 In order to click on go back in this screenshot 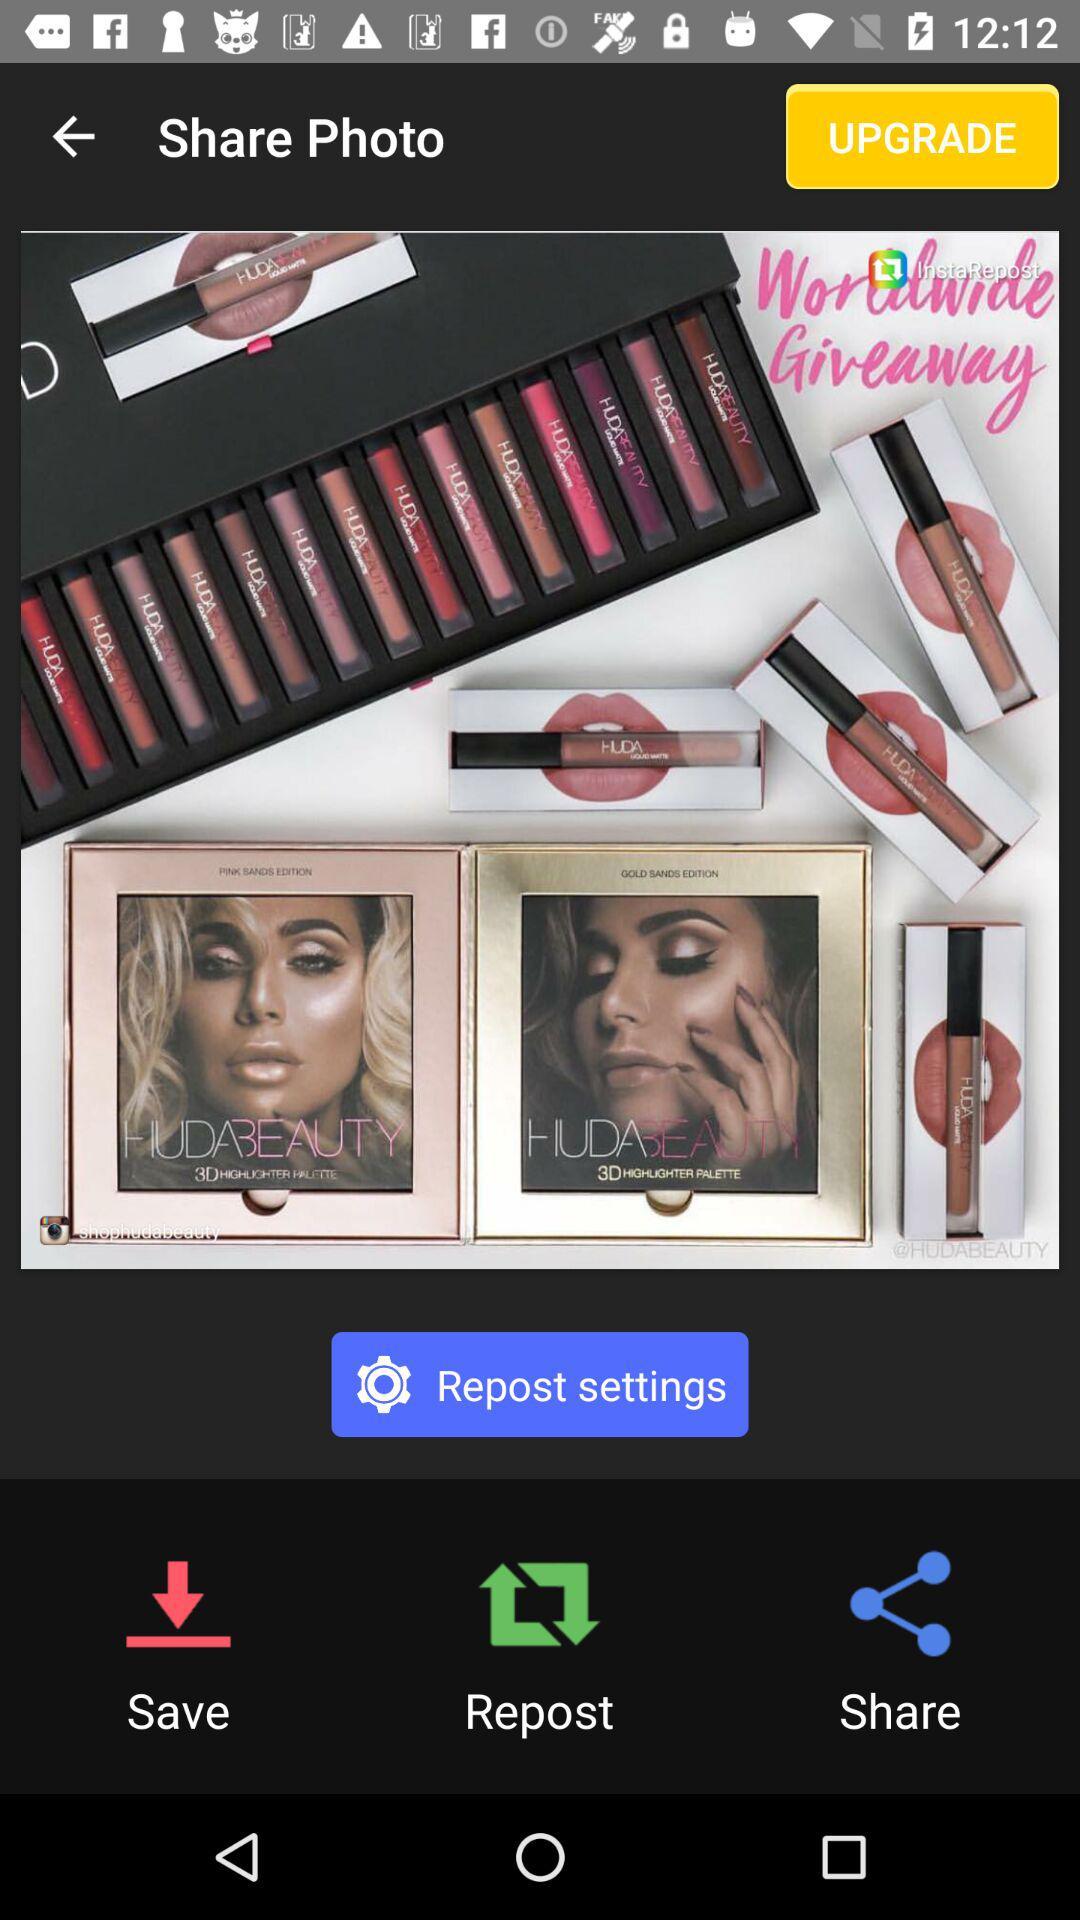, I will do `click(72, 135)`.